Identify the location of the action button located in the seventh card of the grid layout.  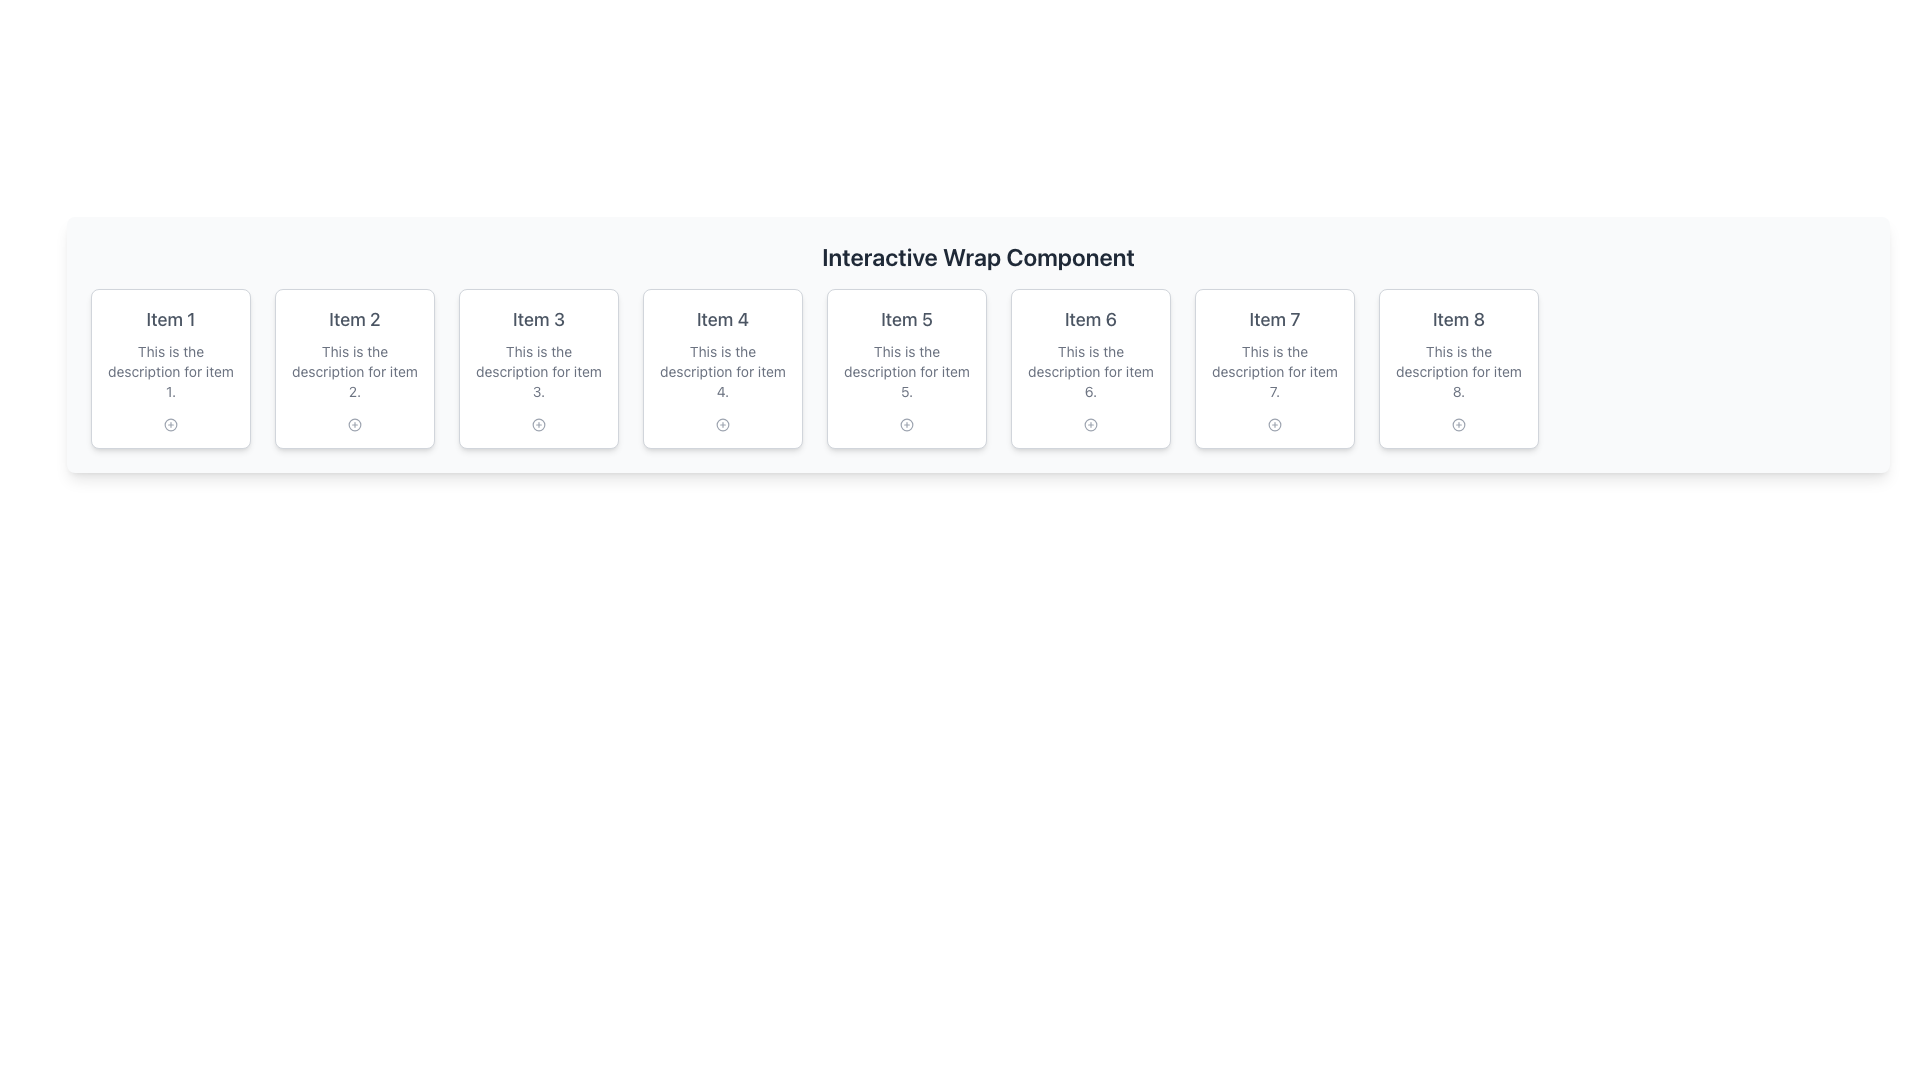
(1274, 423).